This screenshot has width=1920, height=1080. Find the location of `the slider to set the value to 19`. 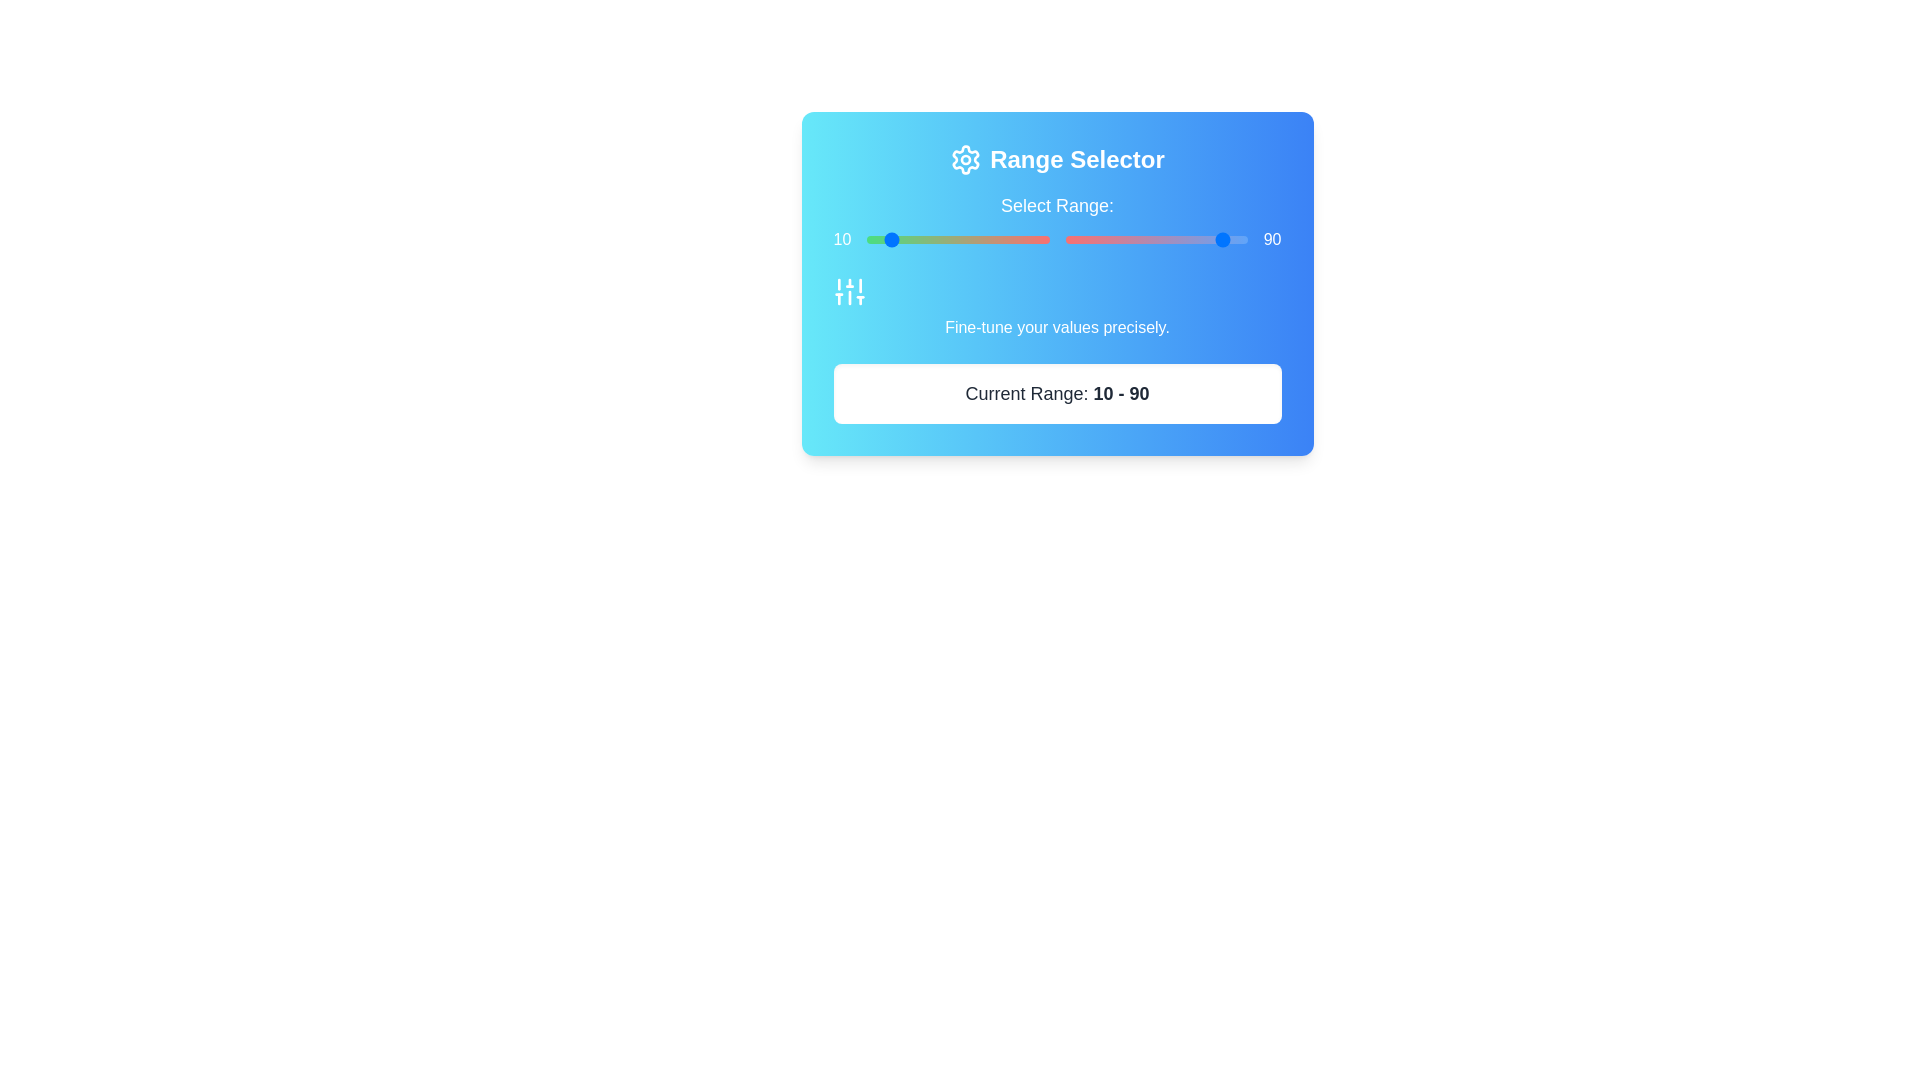

the slider to set the value to 19 is located at coordinates (938, 238).